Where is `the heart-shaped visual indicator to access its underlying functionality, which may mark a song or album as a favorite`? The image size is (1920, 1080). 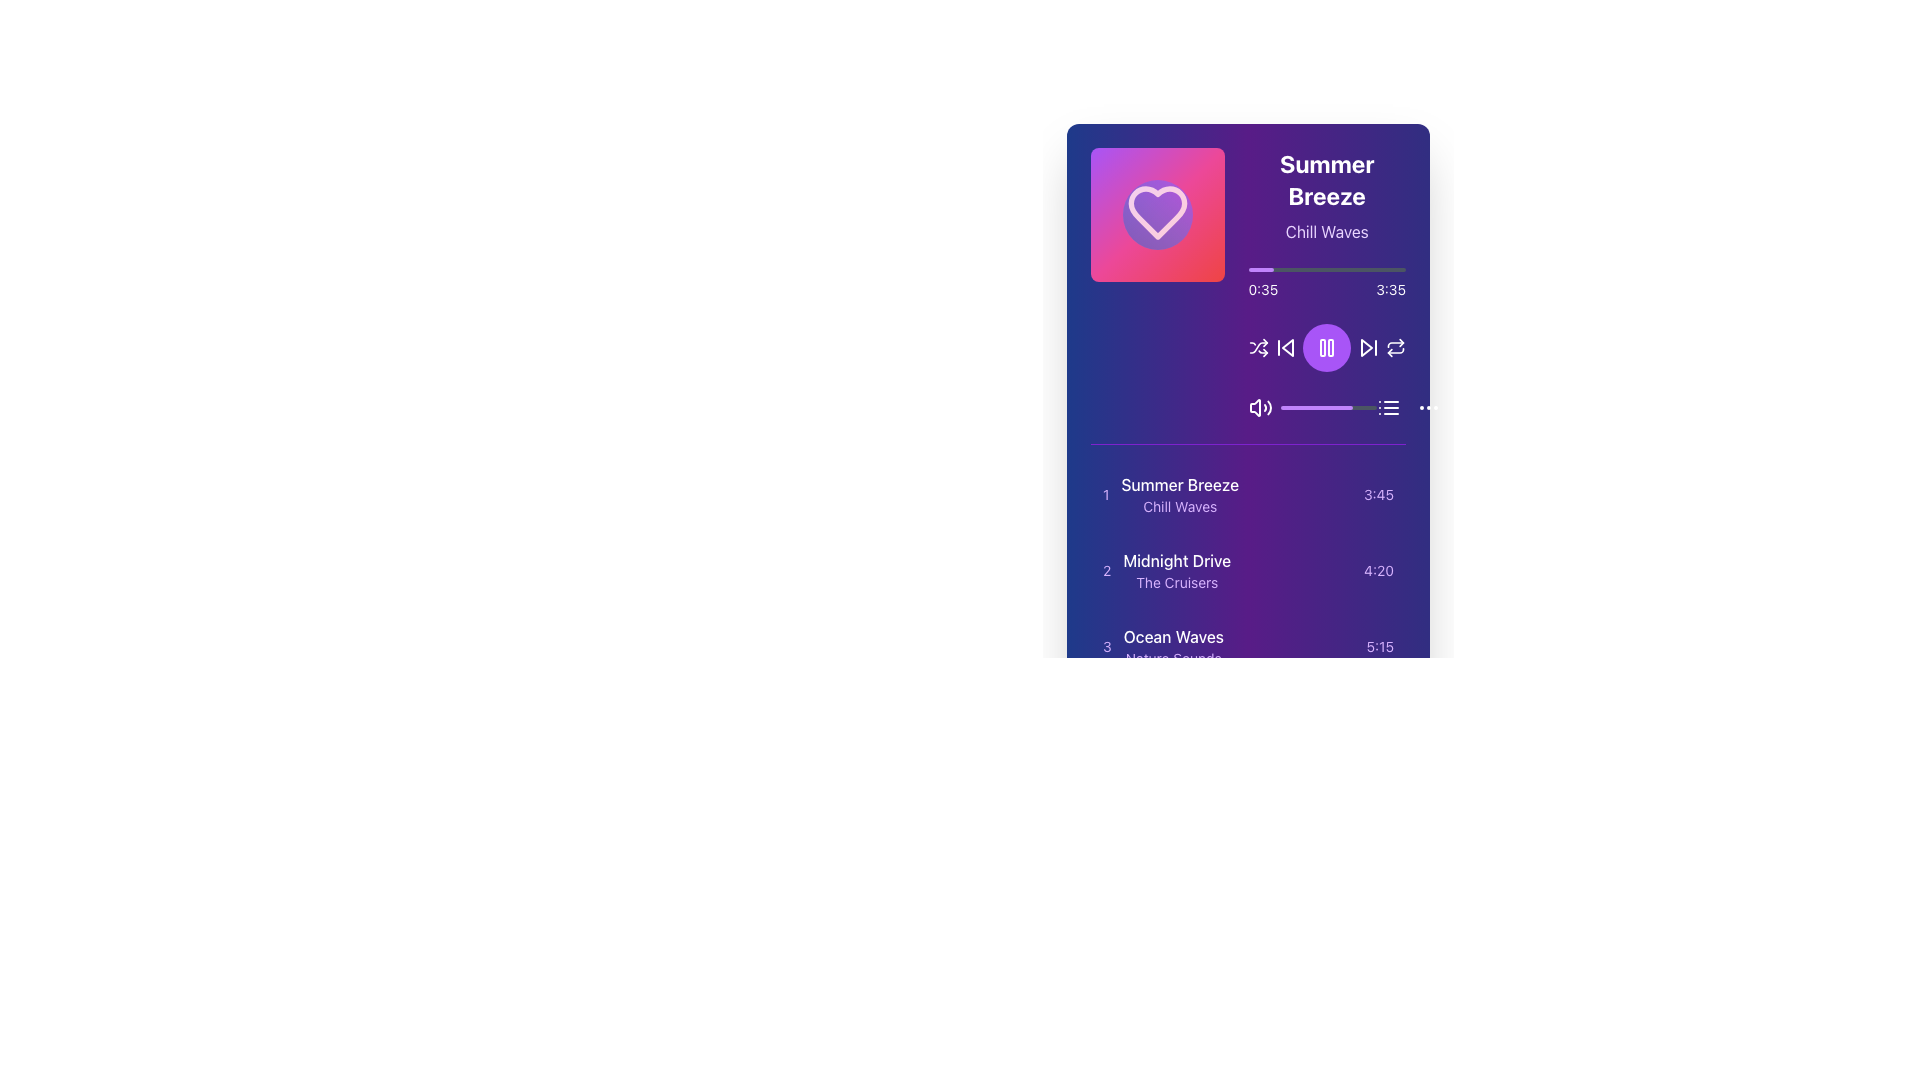 the heart-shaped visual indicator to access its underlying functionality, which may mark a song or album as a favorite is located at coordinates (1157, 212).